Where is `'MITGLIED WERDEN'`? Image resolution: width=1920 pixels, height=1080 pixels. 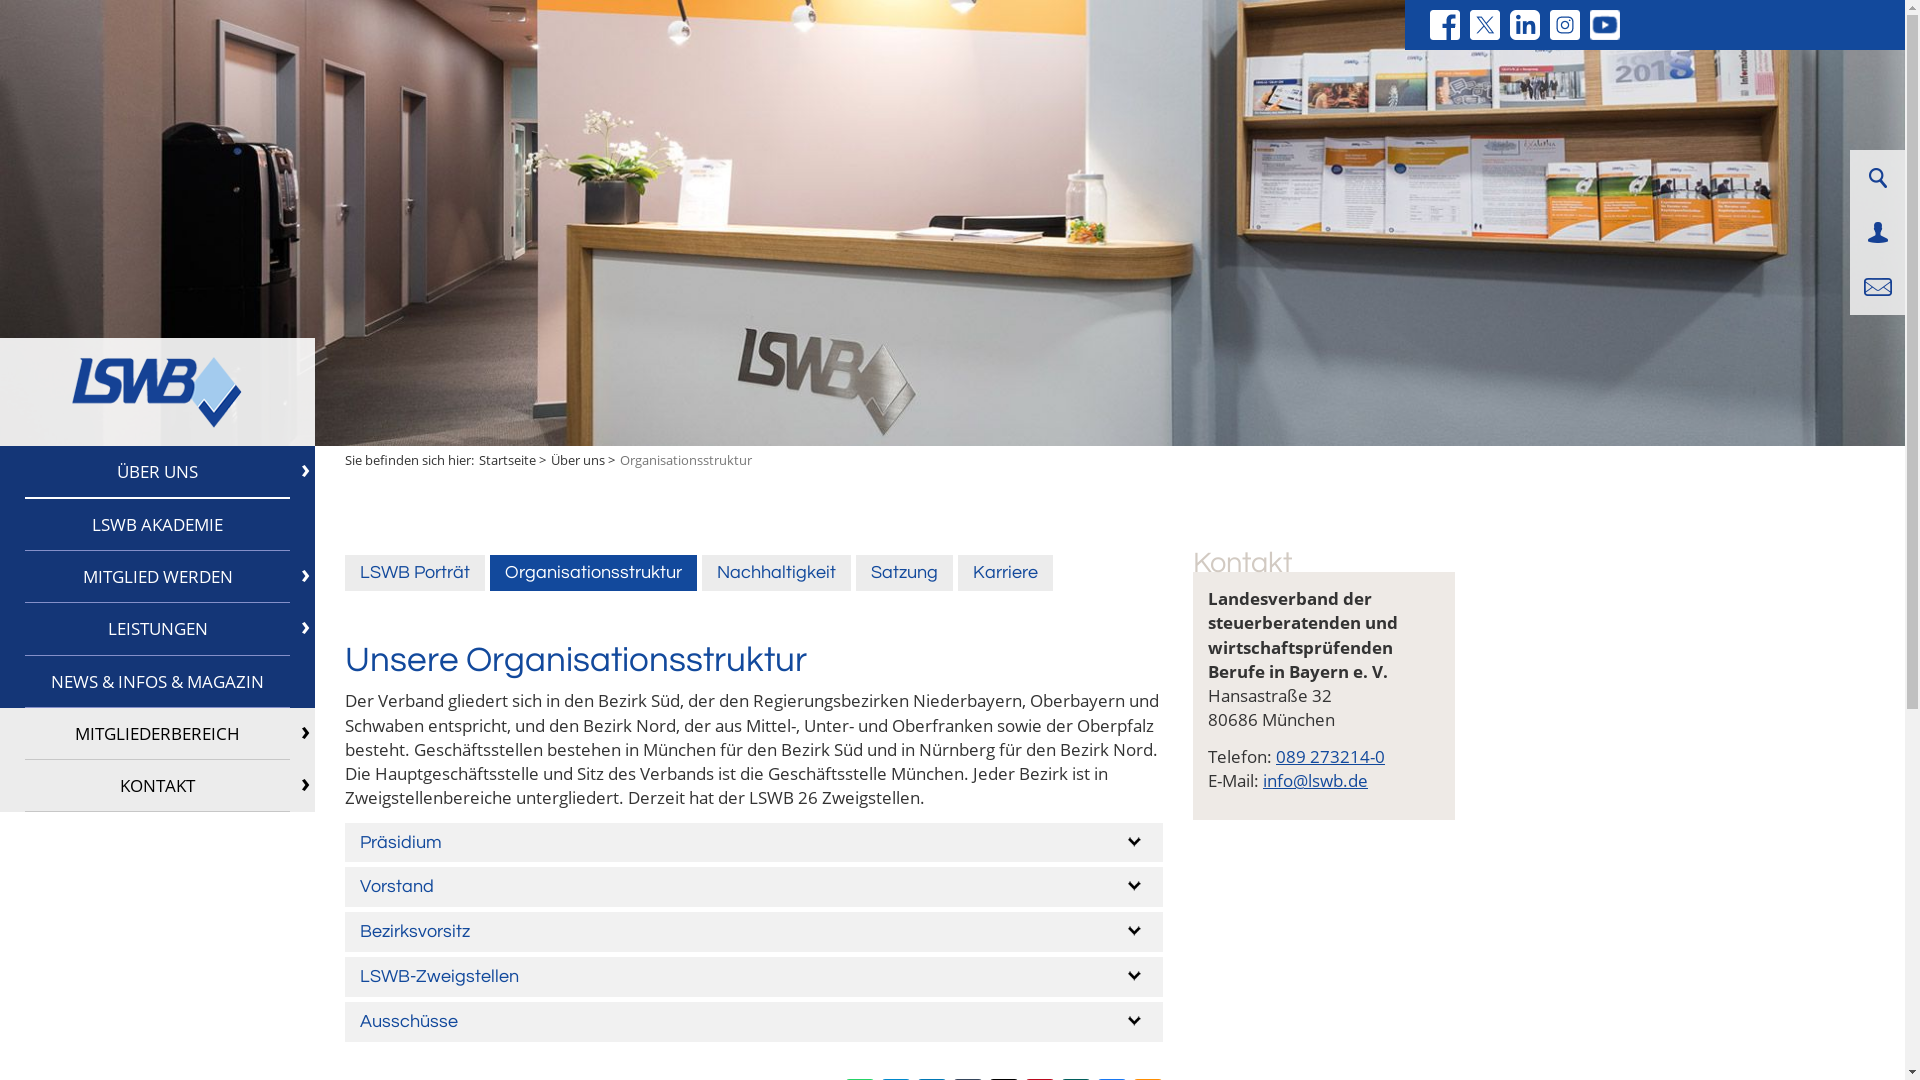 'MITGLIED WERDEN' is located at coordinates (156, 577).